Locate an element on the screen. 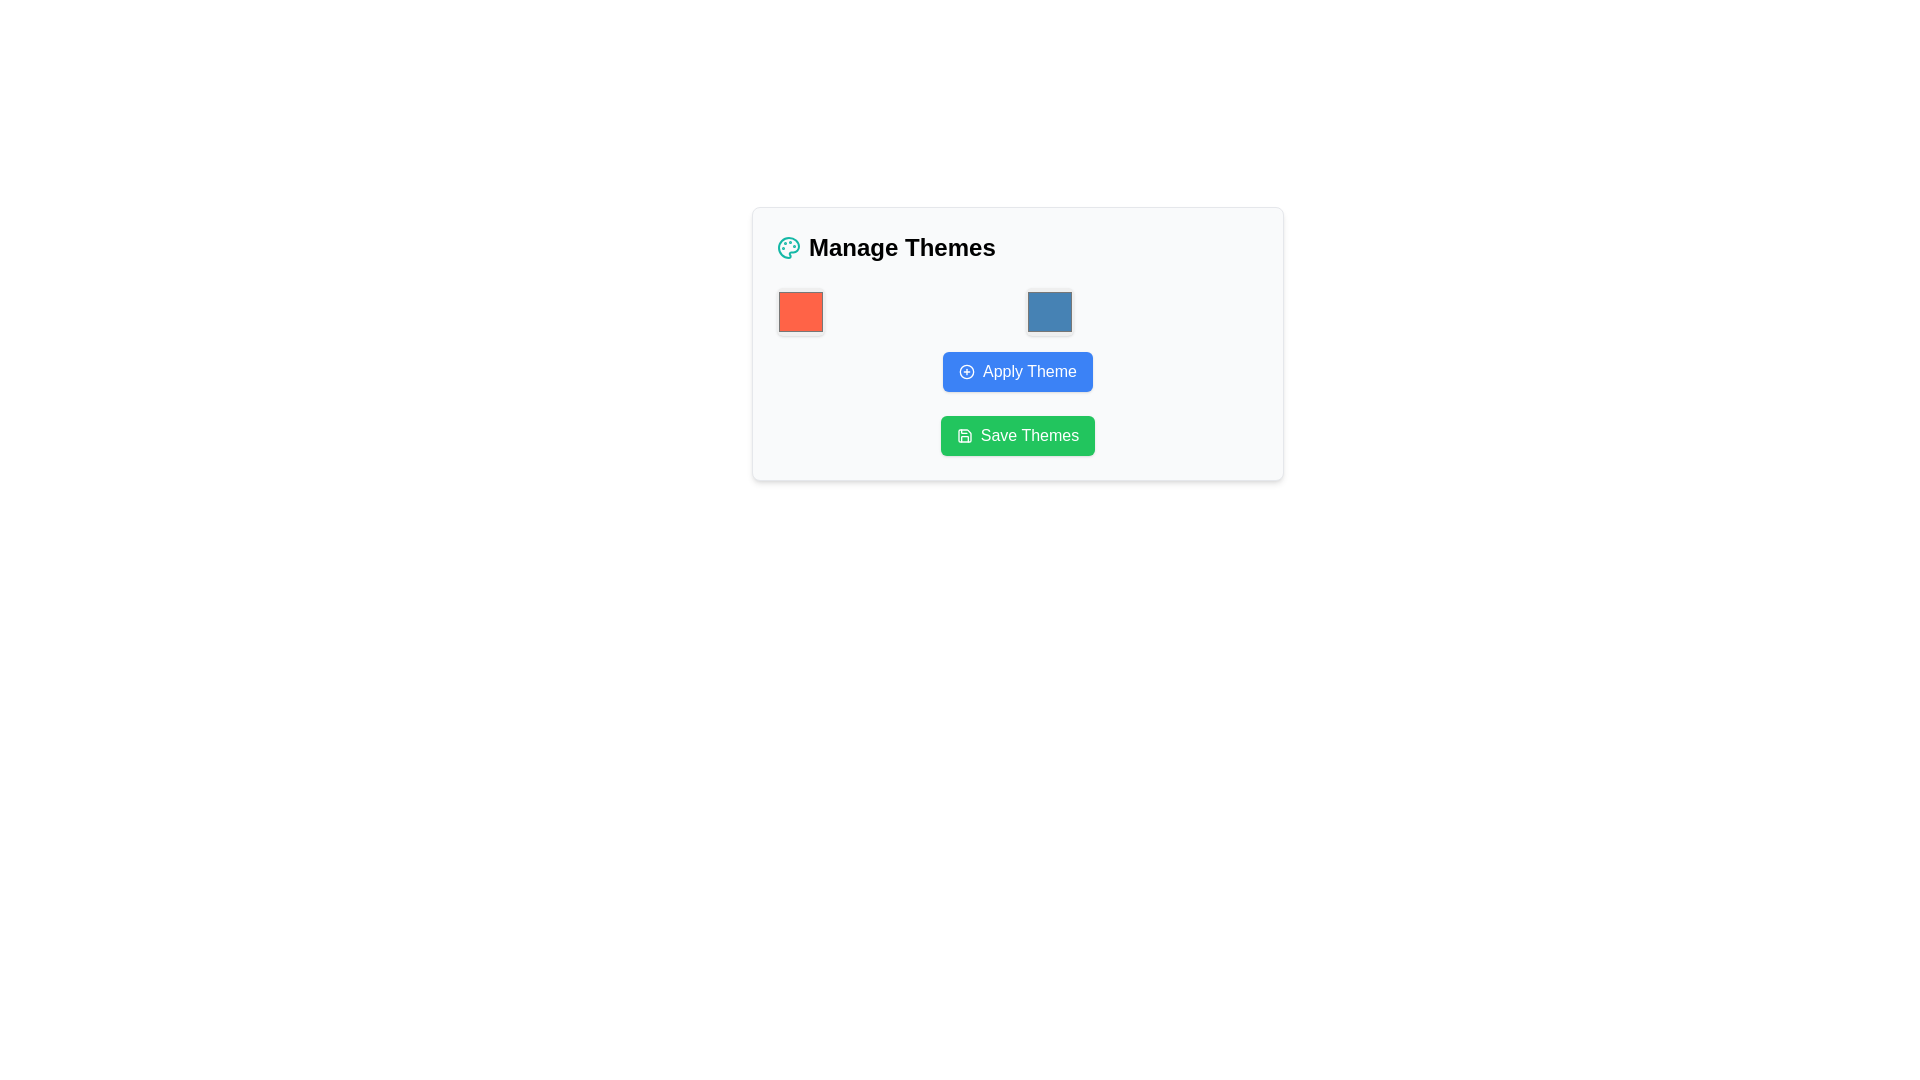 This screenshot has height=1080, width=1920. the leftmost color picker in the grid layout is located at coordinates (801, 312).